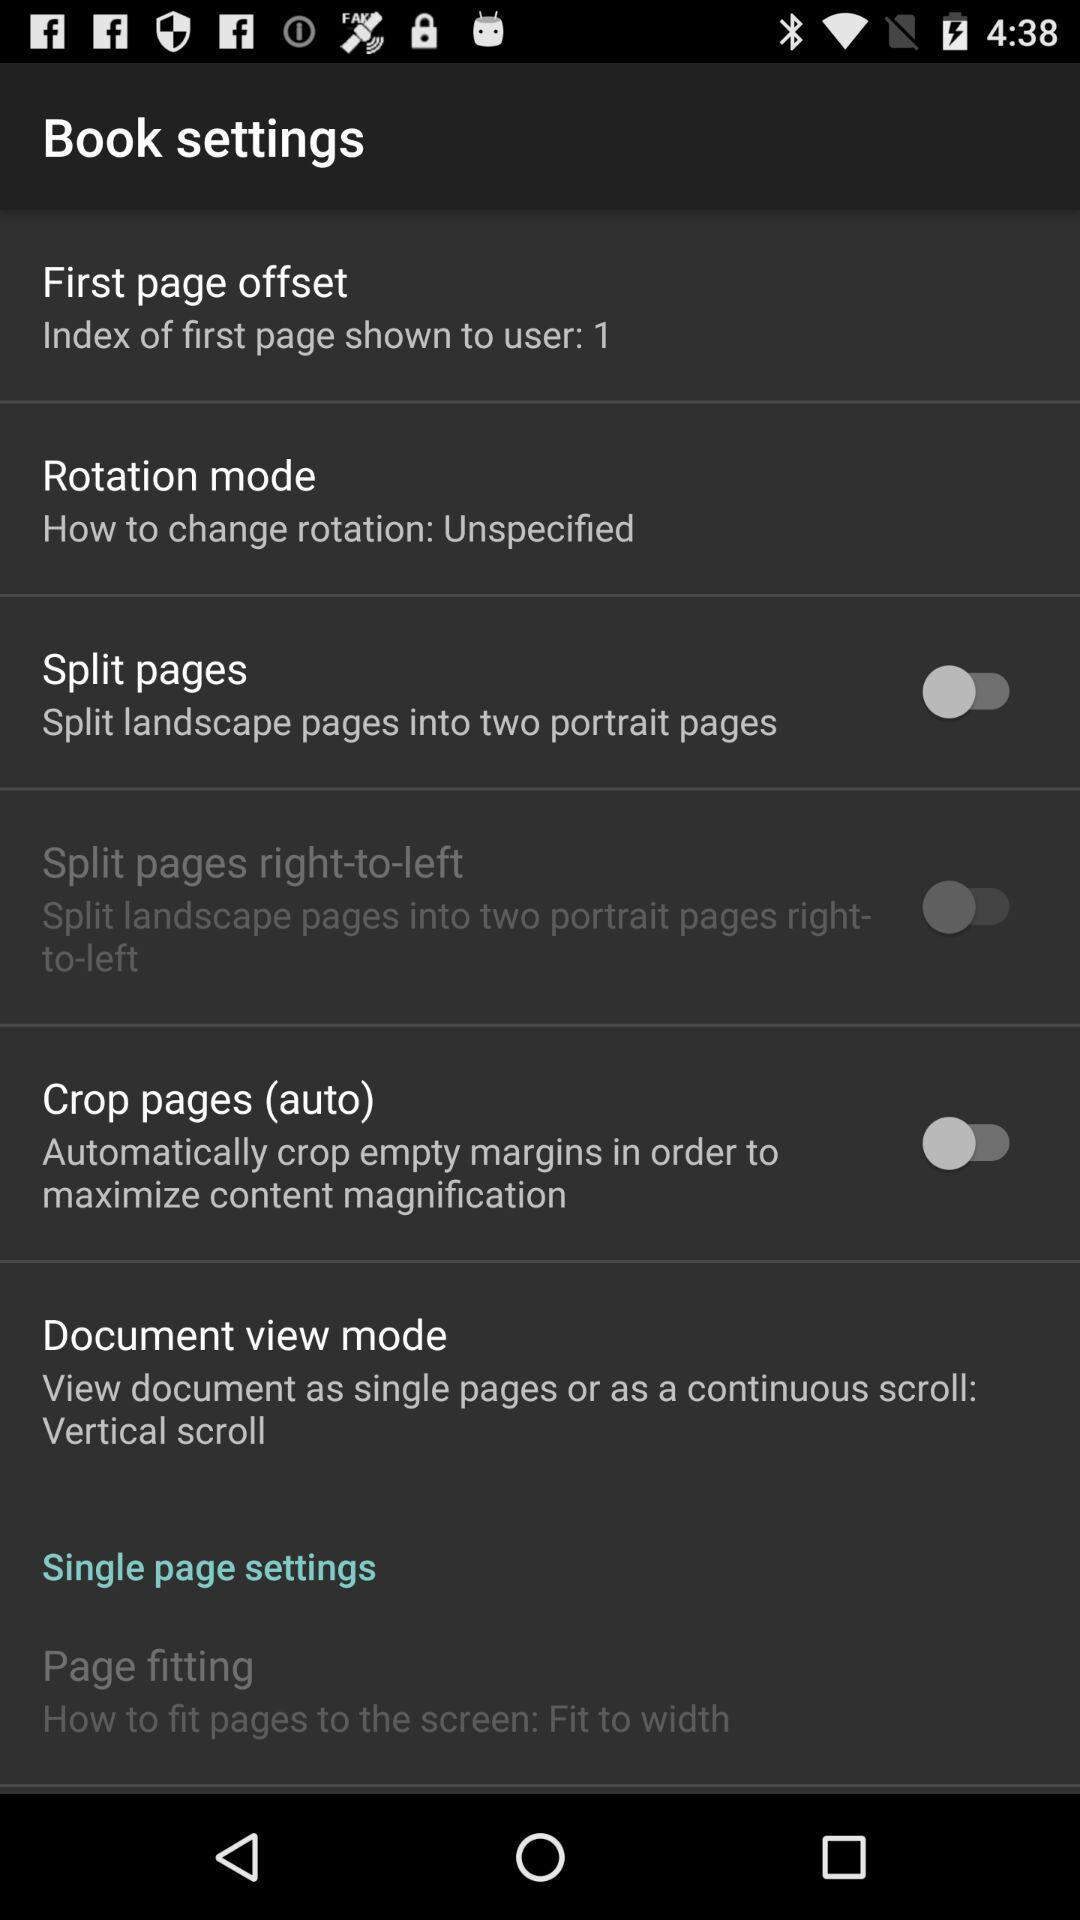 This screenshot has width=1080, height=1920. What do you see at coordinates (326, 333) in the screenshot?
I see `item above the rotation mode` at bounding box center [326, 333].